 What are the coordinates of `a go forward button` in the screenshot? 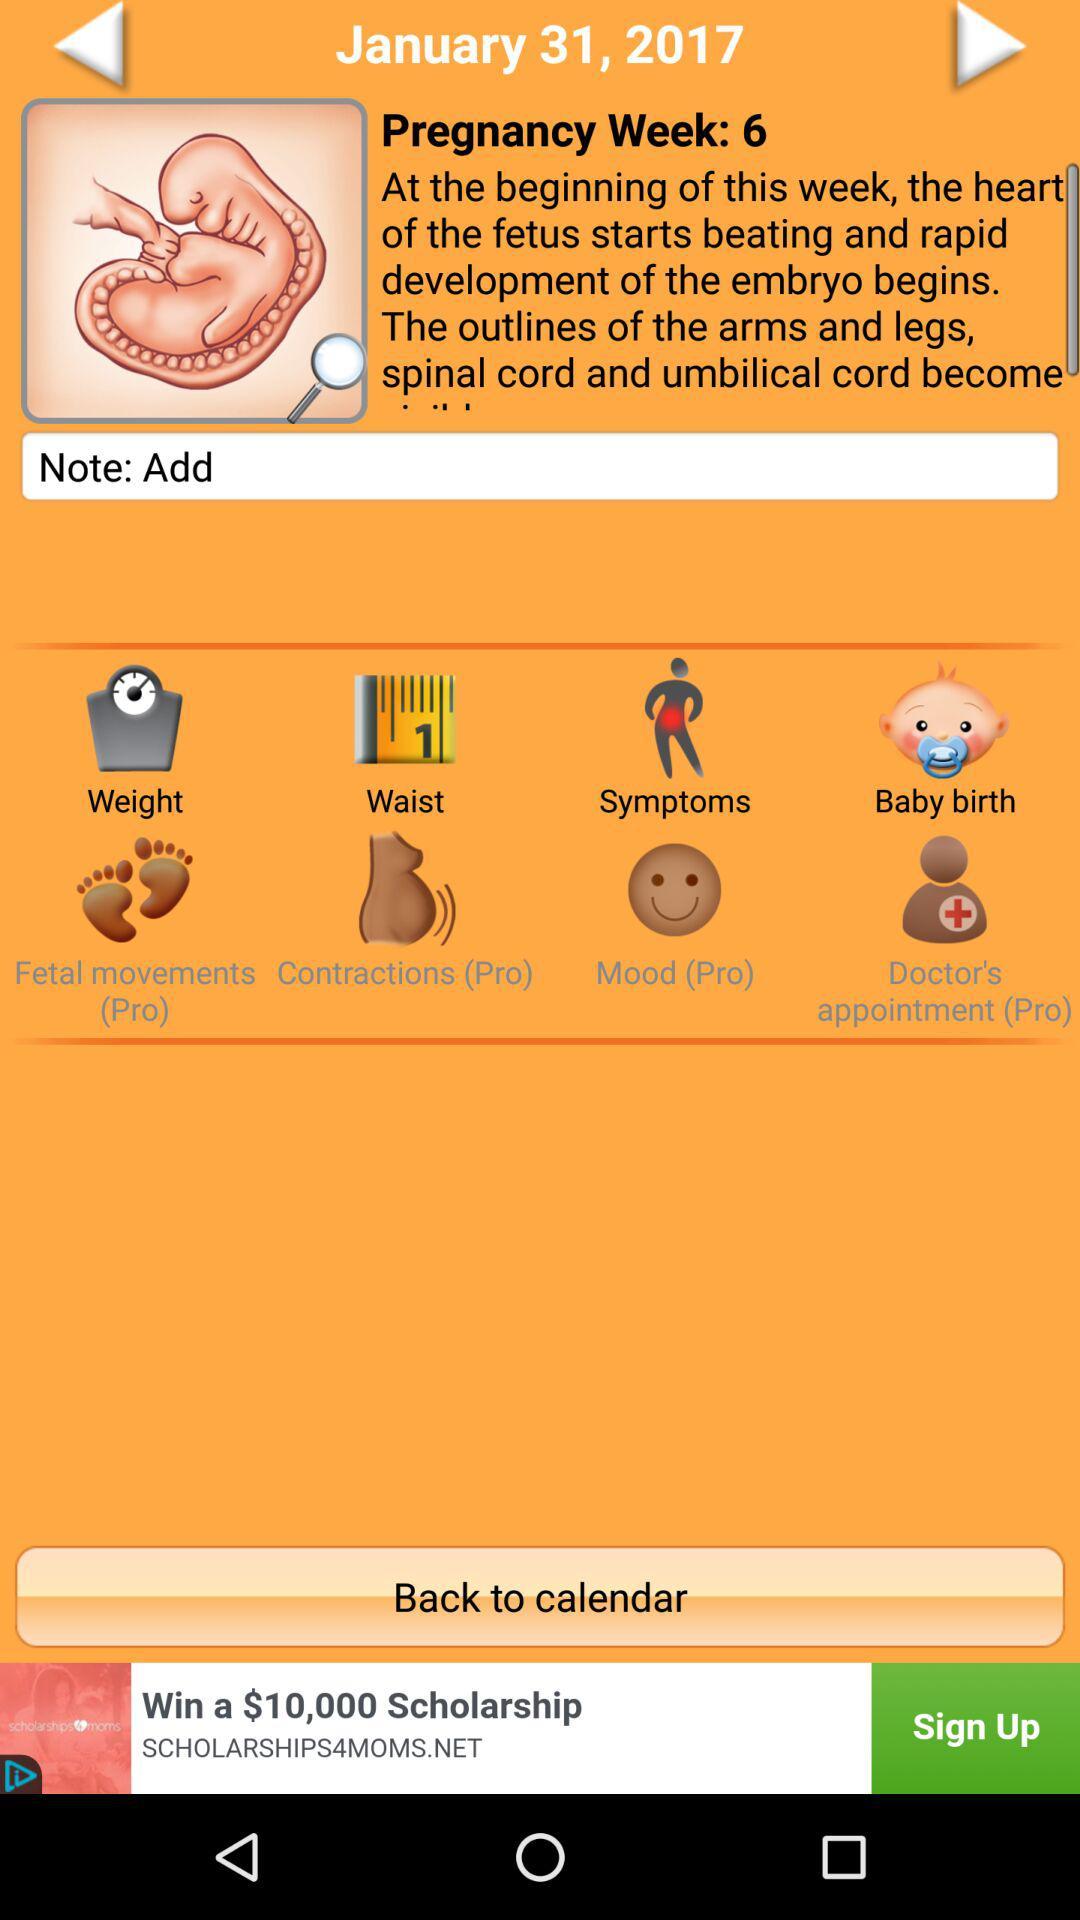 It's located at (912, 49).